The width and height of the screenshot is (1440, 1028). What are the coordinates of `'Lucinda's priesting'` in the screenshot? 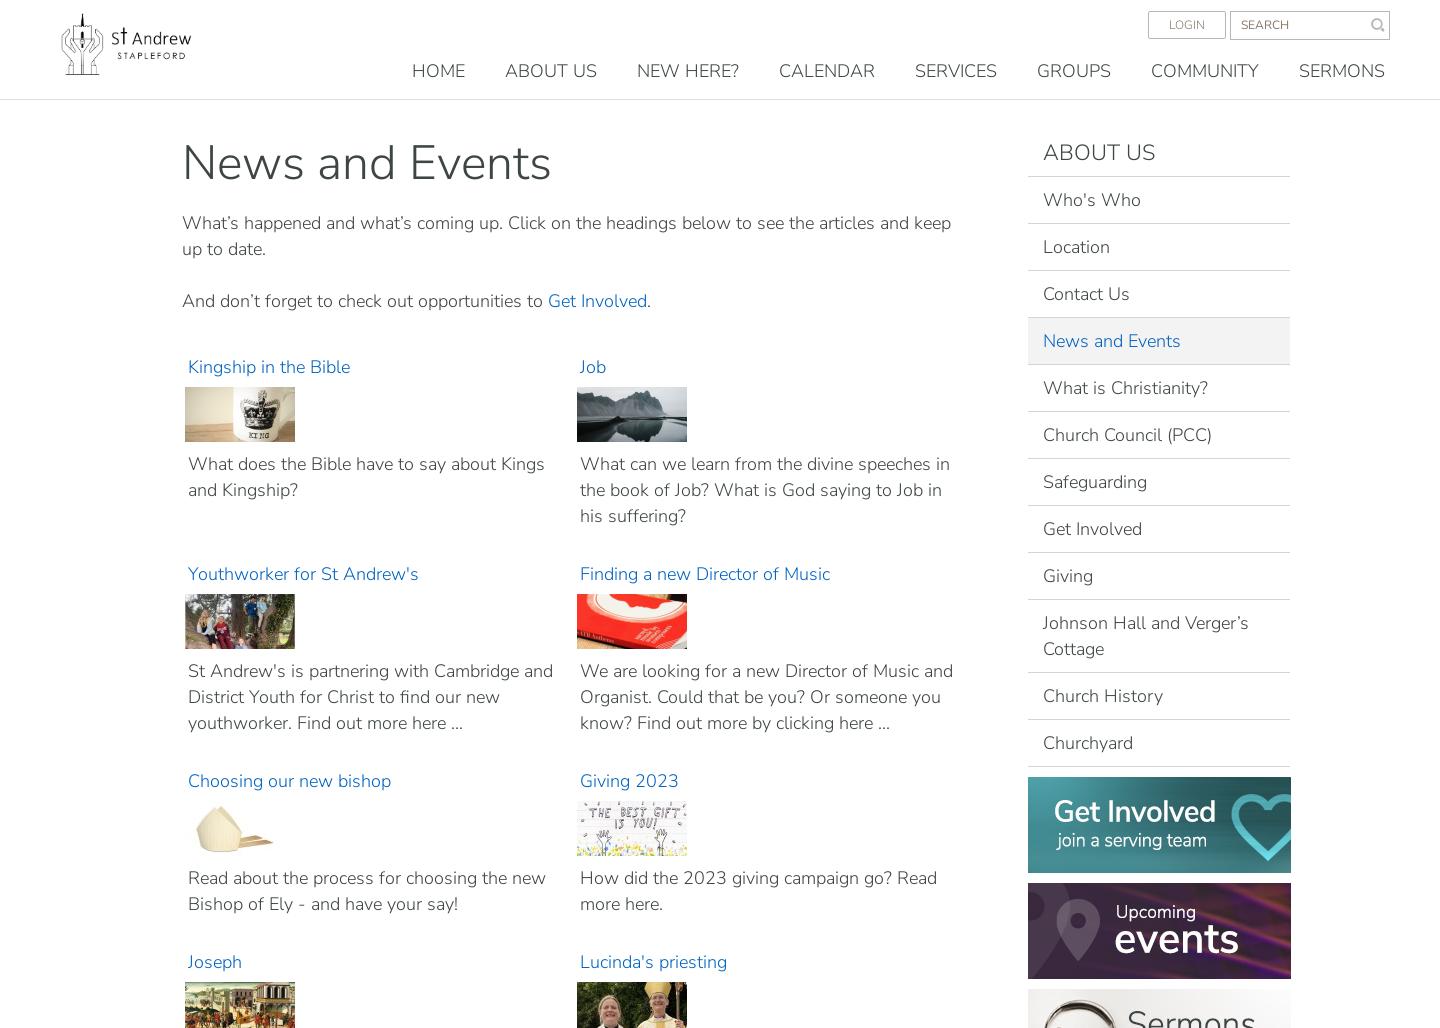 It's located at (654, 962).